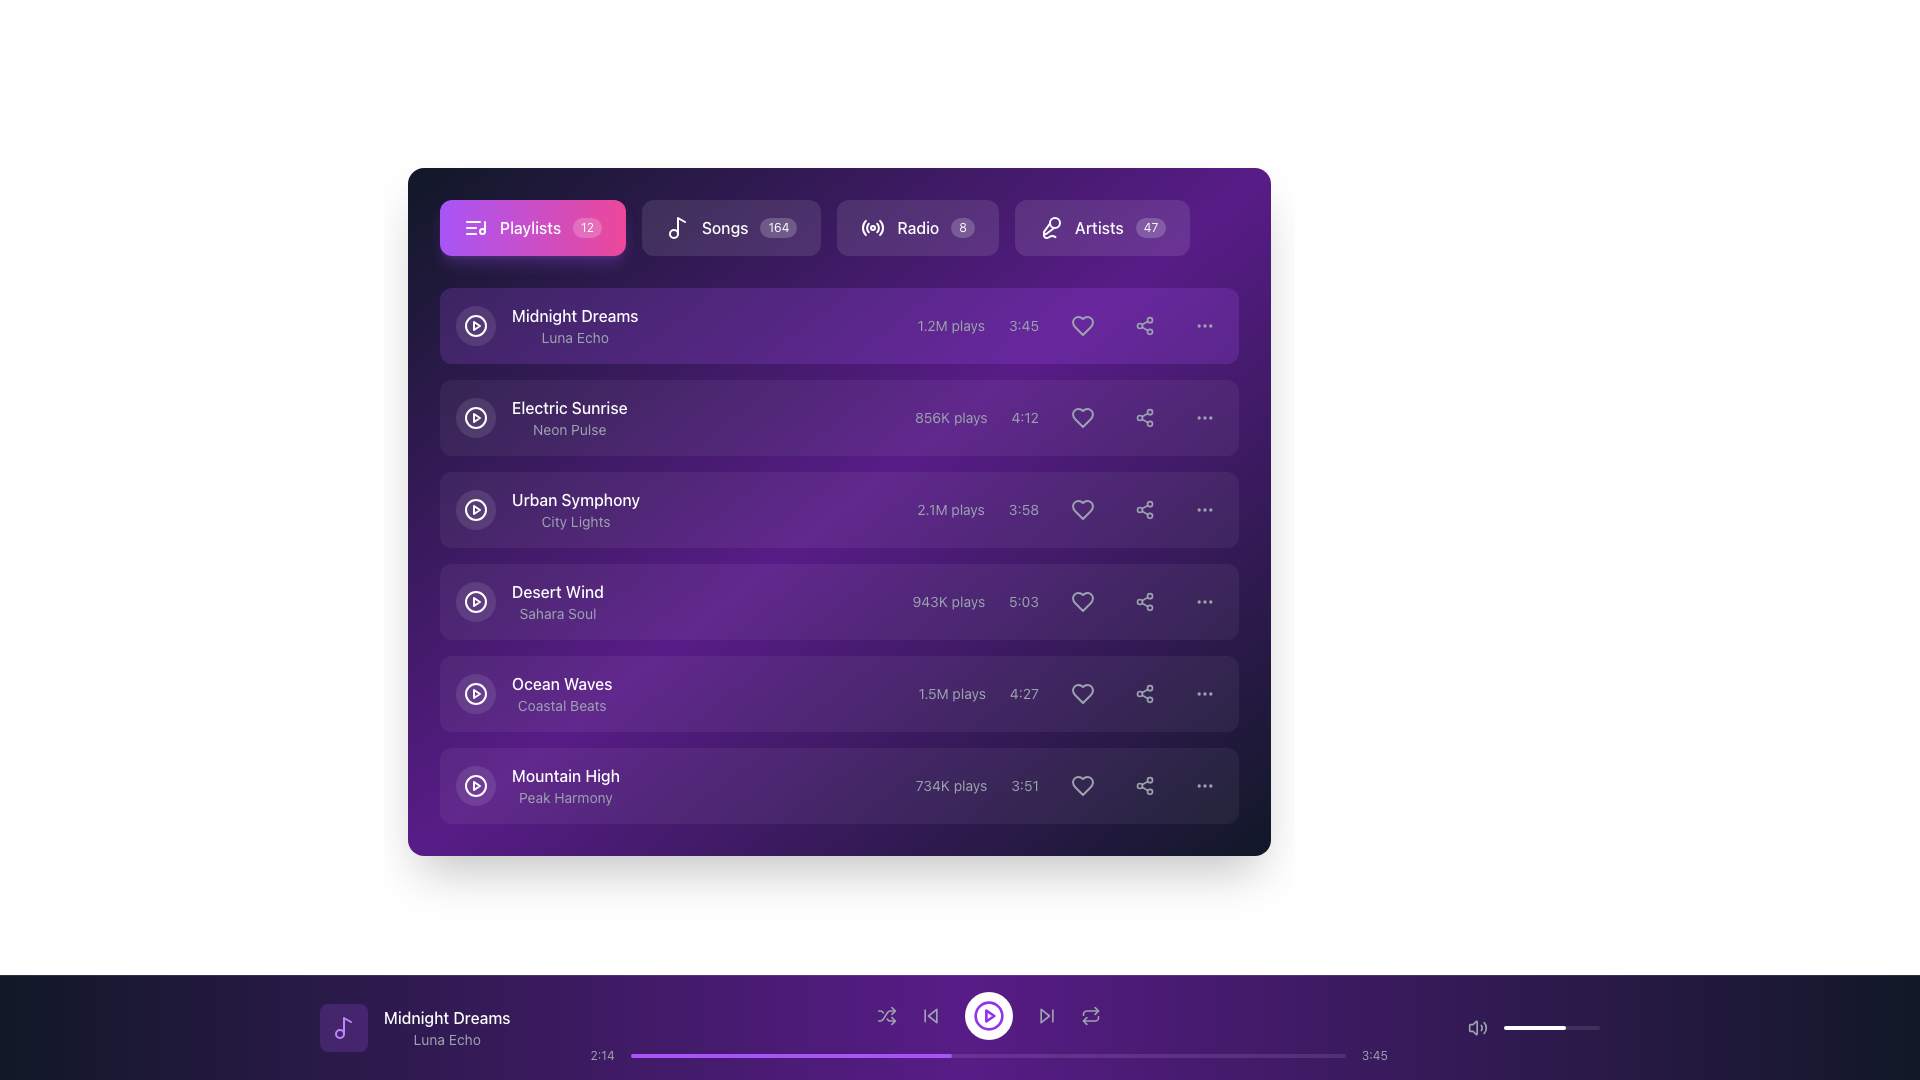 This screenshot has height=1080, width=1920. Describe the element at coordinates (1534, 1028) in the screenshot. I see `the volume level` at that location.